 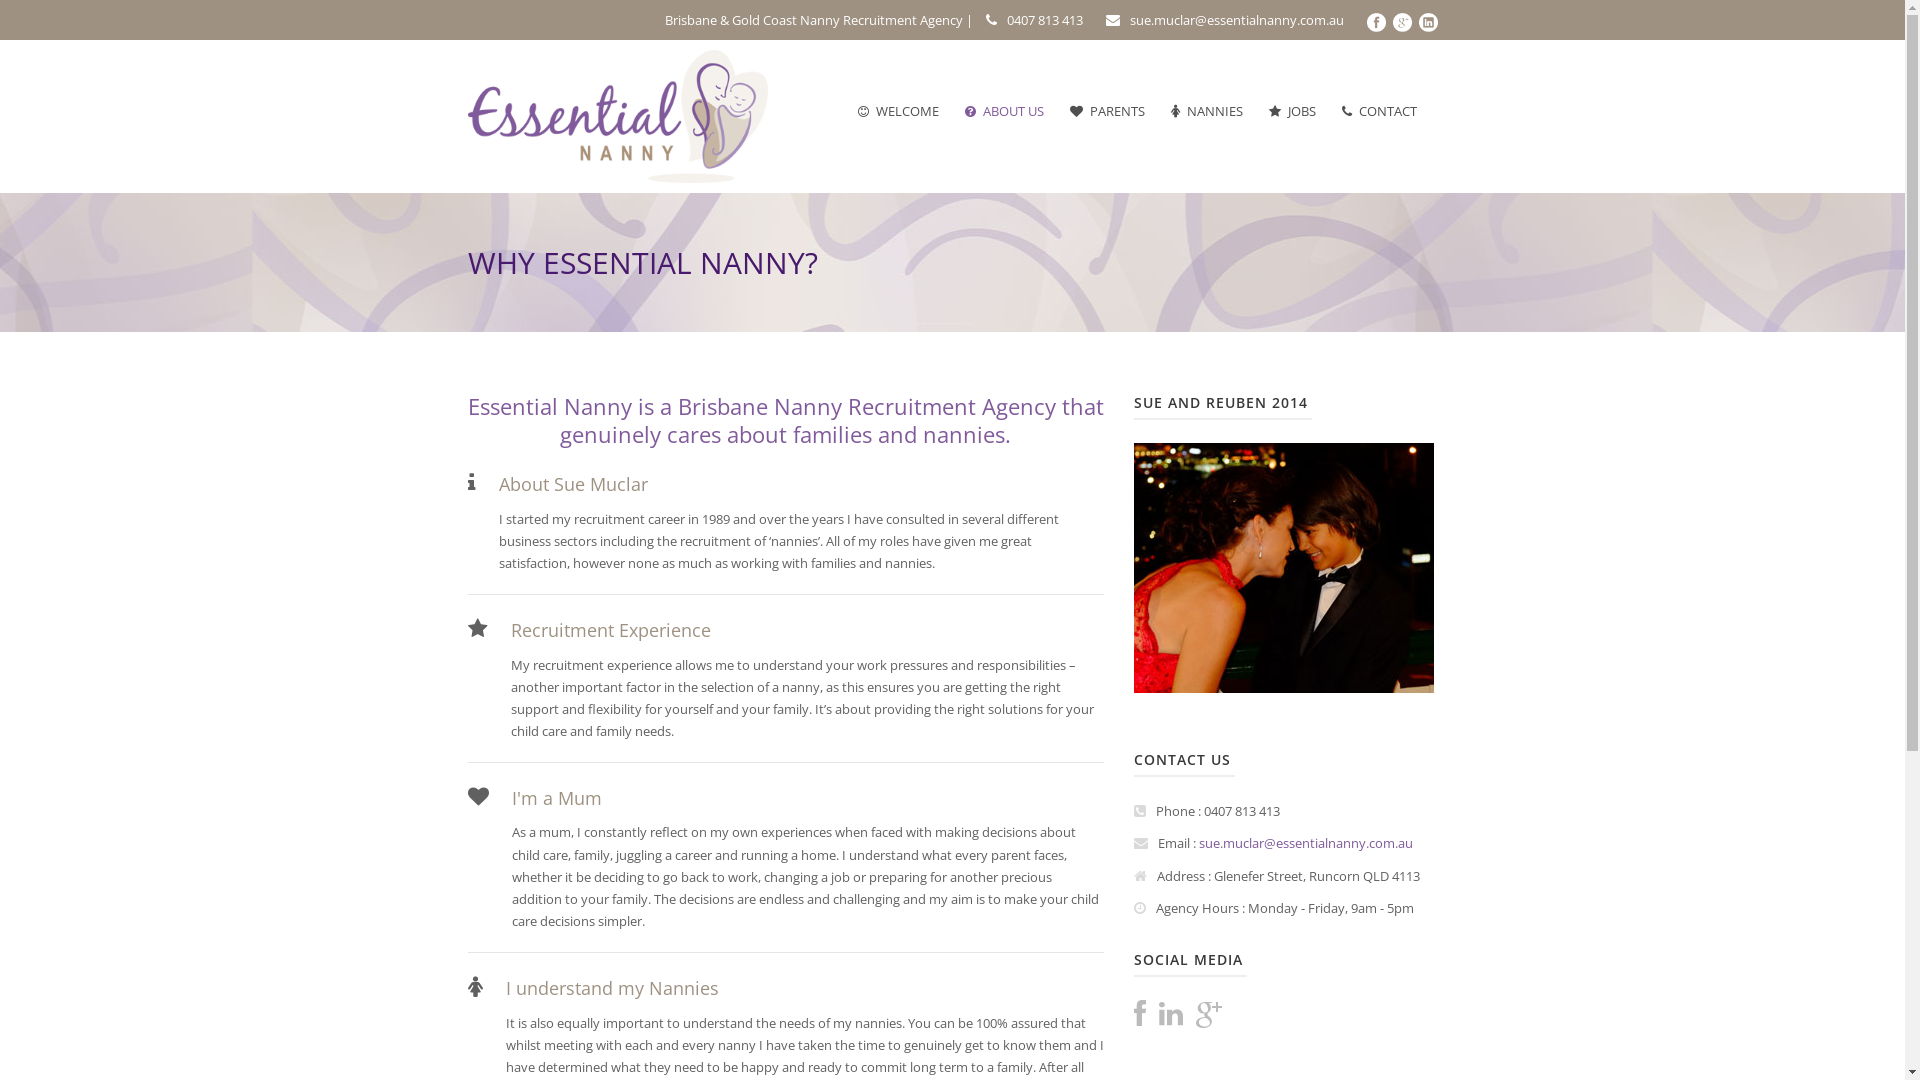 I want to click on 'sue.muclar@essentialnanny.com.au', so click(x=1236, y=19).